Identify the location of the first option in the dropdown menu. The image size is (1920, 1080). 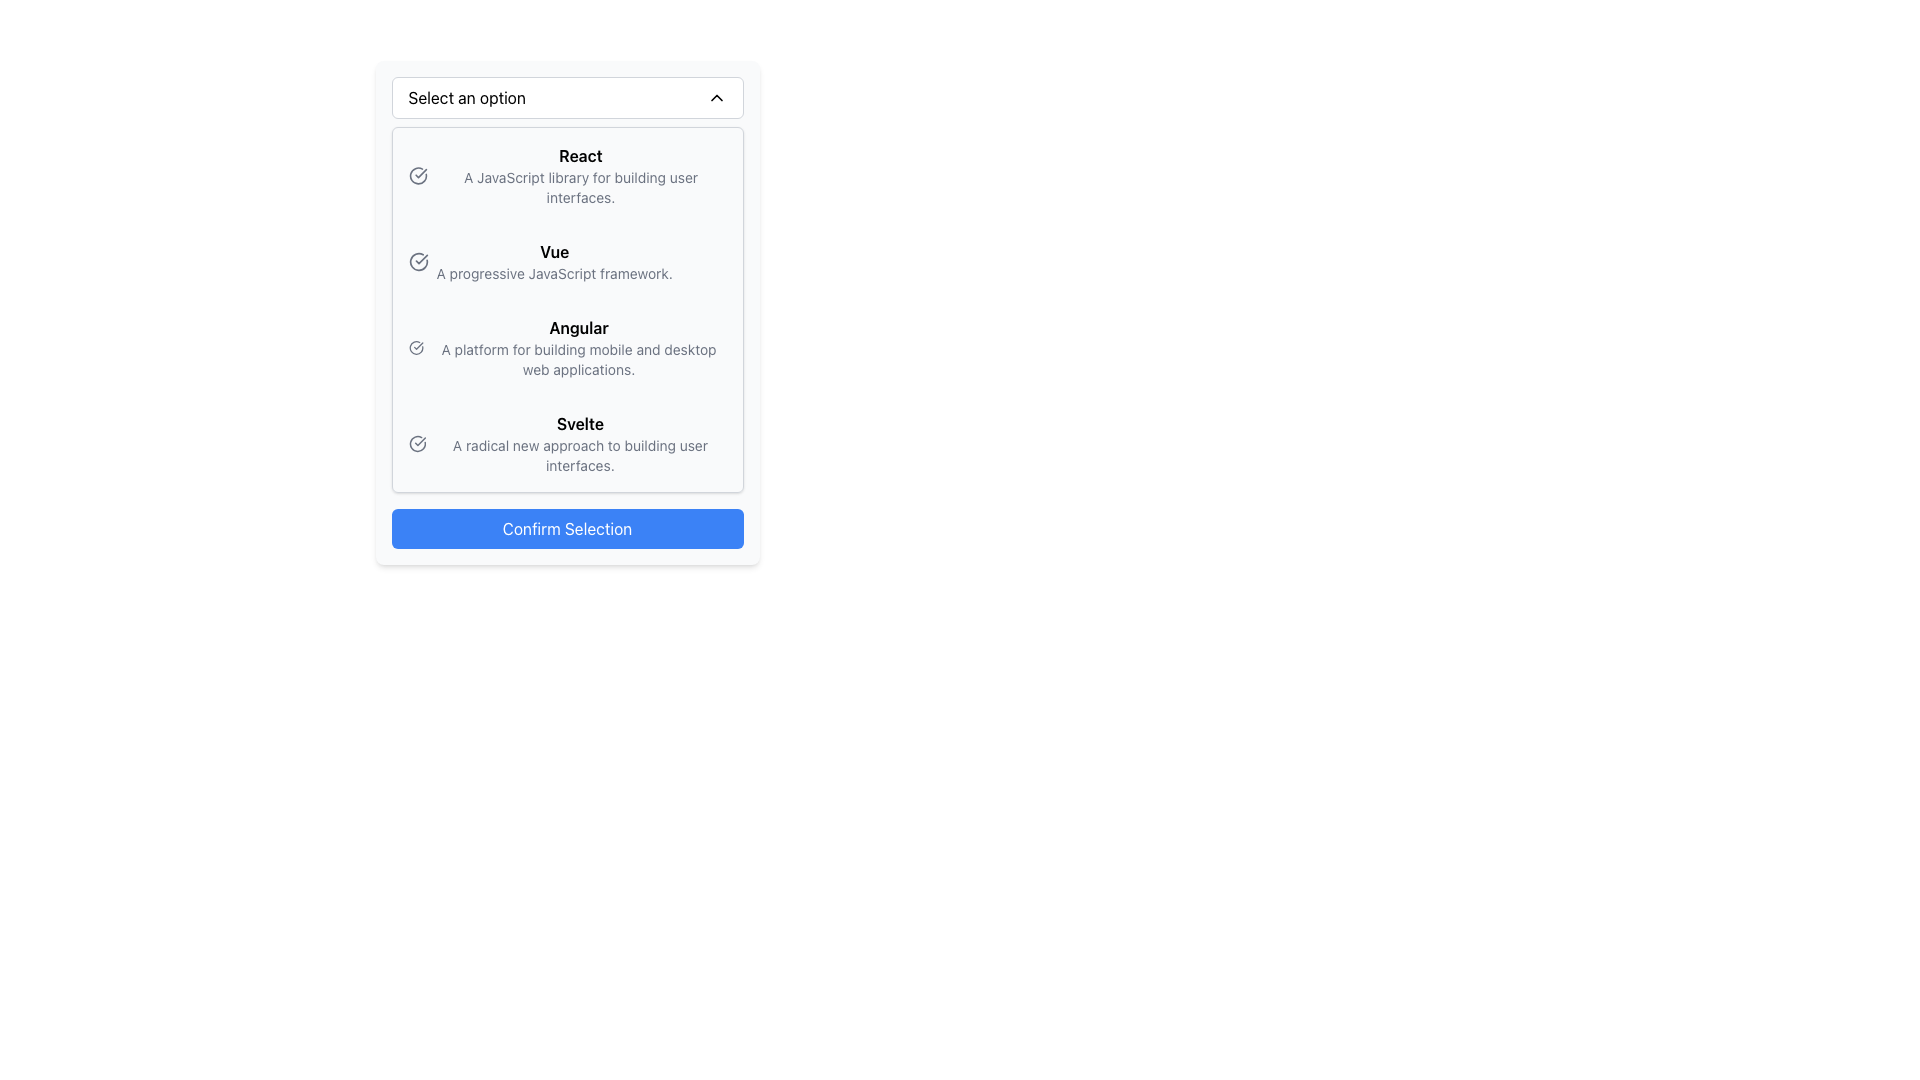
(566, 175).